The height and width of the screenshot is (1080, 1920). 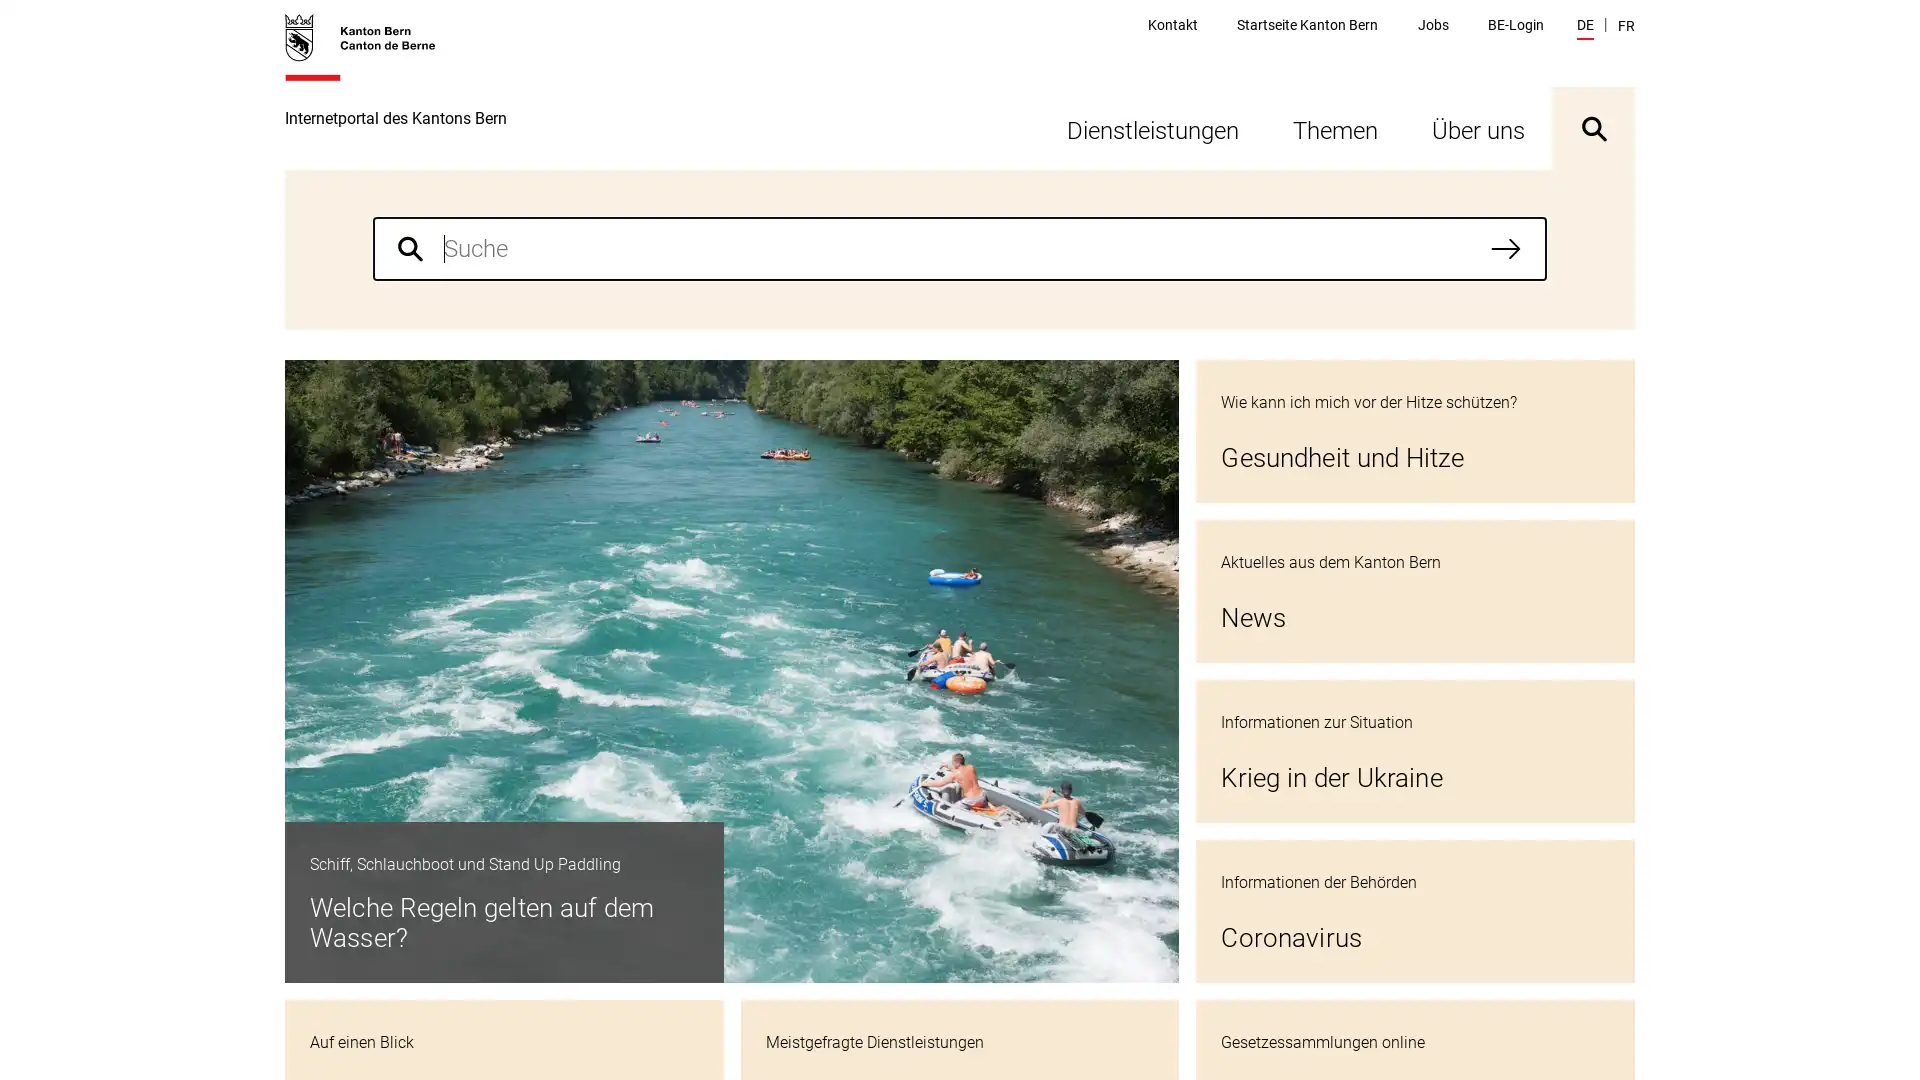 I want to click on Suchen, so click(x=1506, y=248).